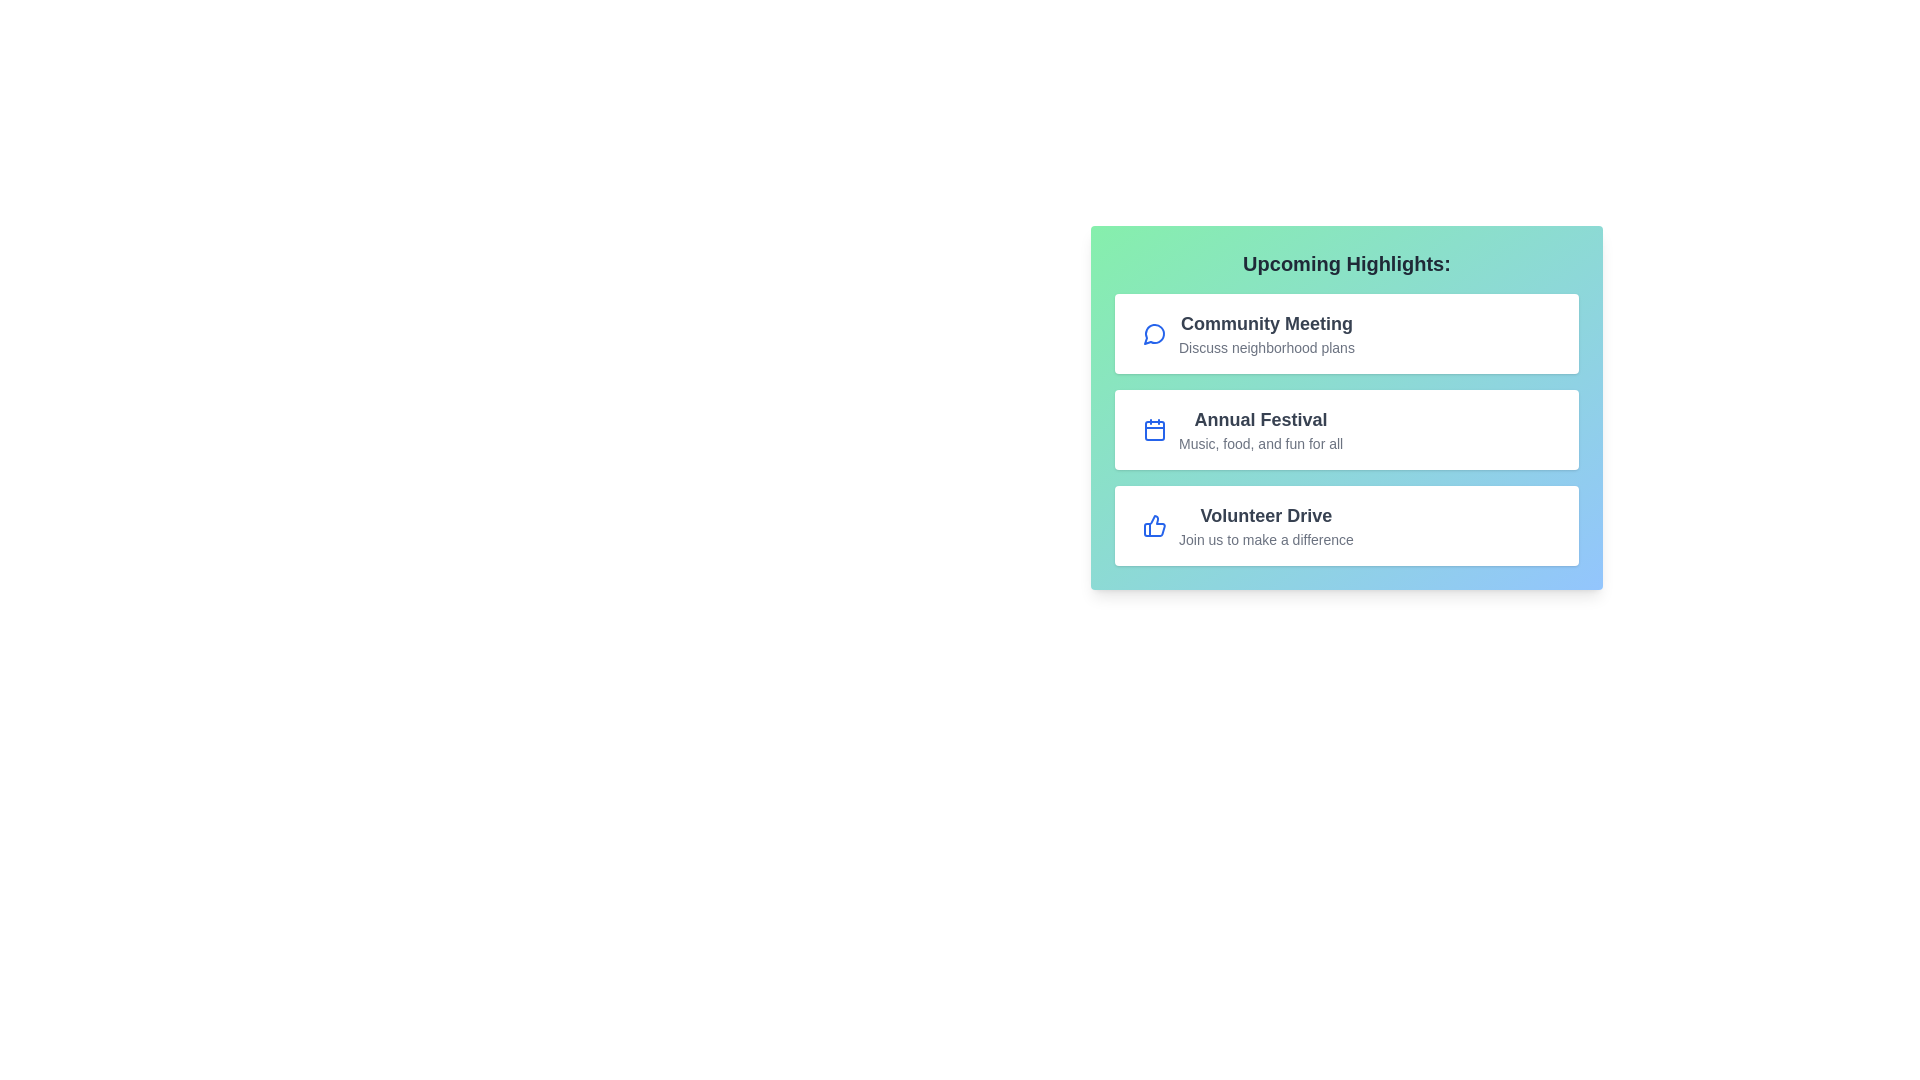 The width and height of the screenshot is (1920, 1080). What do you see at coordinates (1155, 333) in the screenshot?
I see `the icon associated with the Community Meeting event` at bounding box center [1155, 333].